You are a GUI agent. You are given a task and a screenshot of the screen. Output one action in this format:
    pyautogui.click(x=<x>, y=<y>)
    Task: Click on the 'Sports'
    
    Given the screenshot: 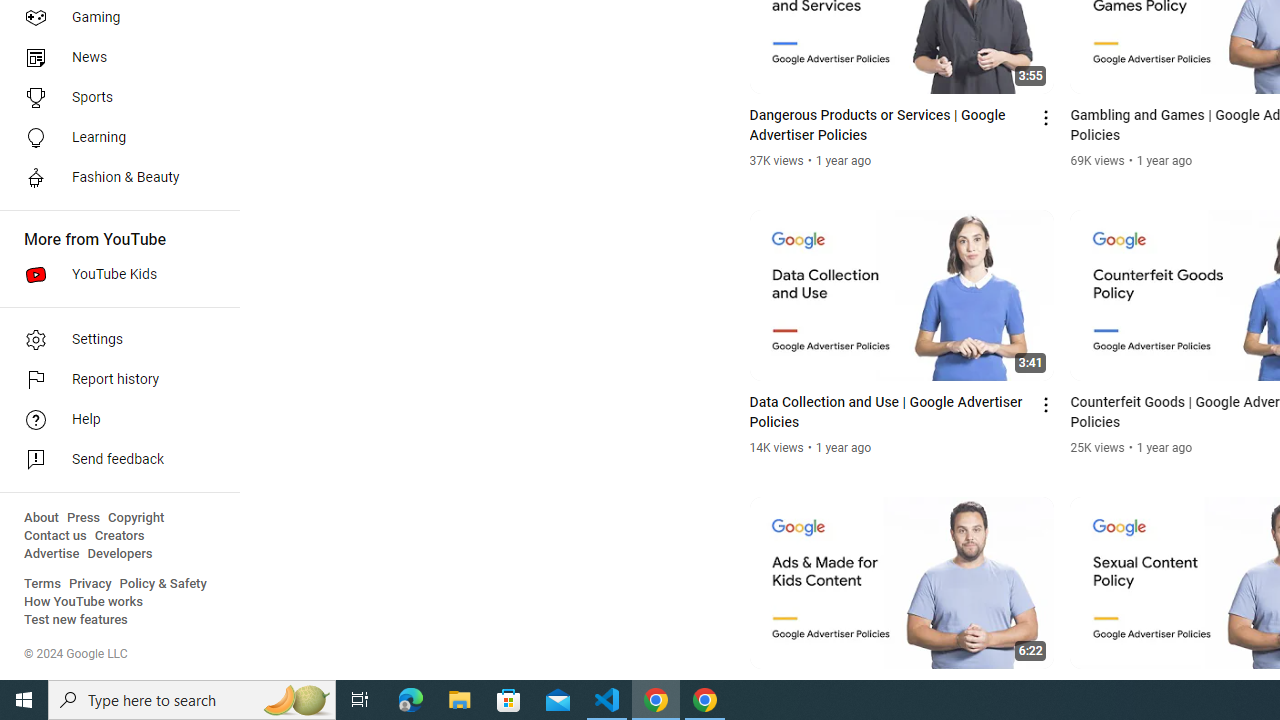 What is the action you would take?
    pyautogui.click(x=112, y=97)
    